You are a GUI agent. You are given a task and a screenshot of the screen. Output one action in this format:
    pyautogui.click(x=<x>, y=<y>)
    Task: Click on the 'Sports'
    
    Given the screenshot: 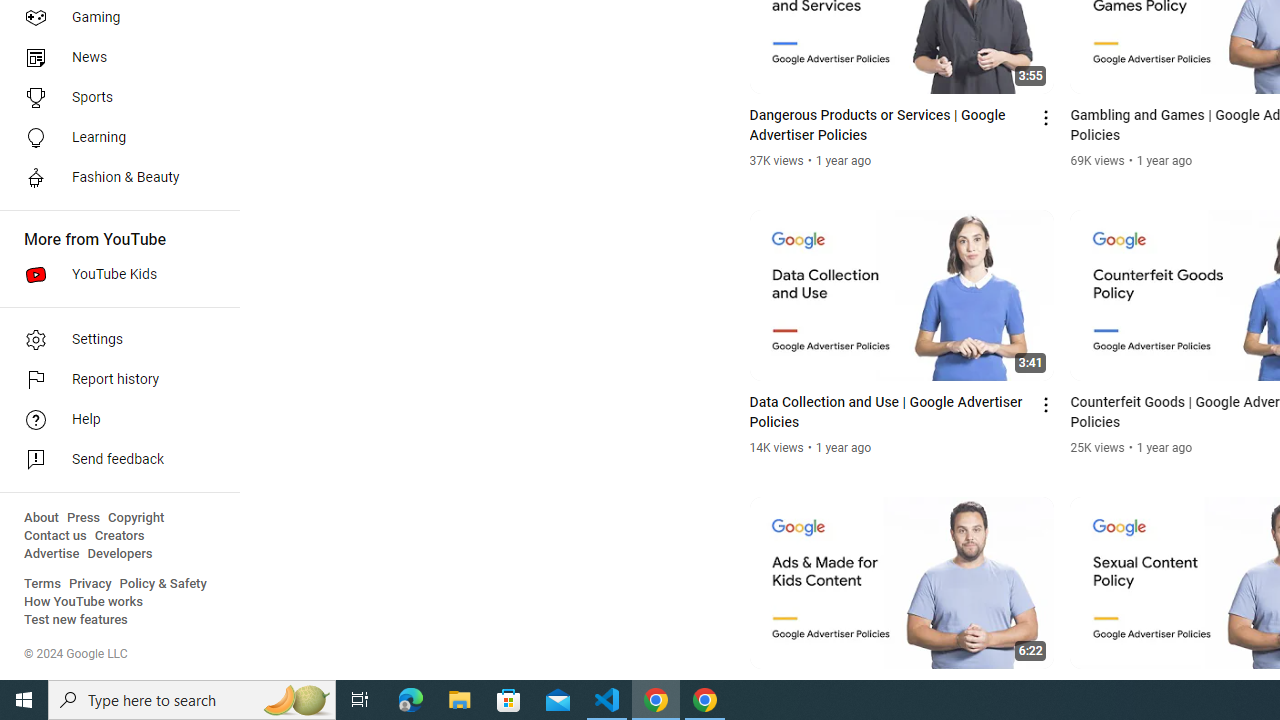 What is the action you would take?
    pyautogui.click(x=112, y=97)
    